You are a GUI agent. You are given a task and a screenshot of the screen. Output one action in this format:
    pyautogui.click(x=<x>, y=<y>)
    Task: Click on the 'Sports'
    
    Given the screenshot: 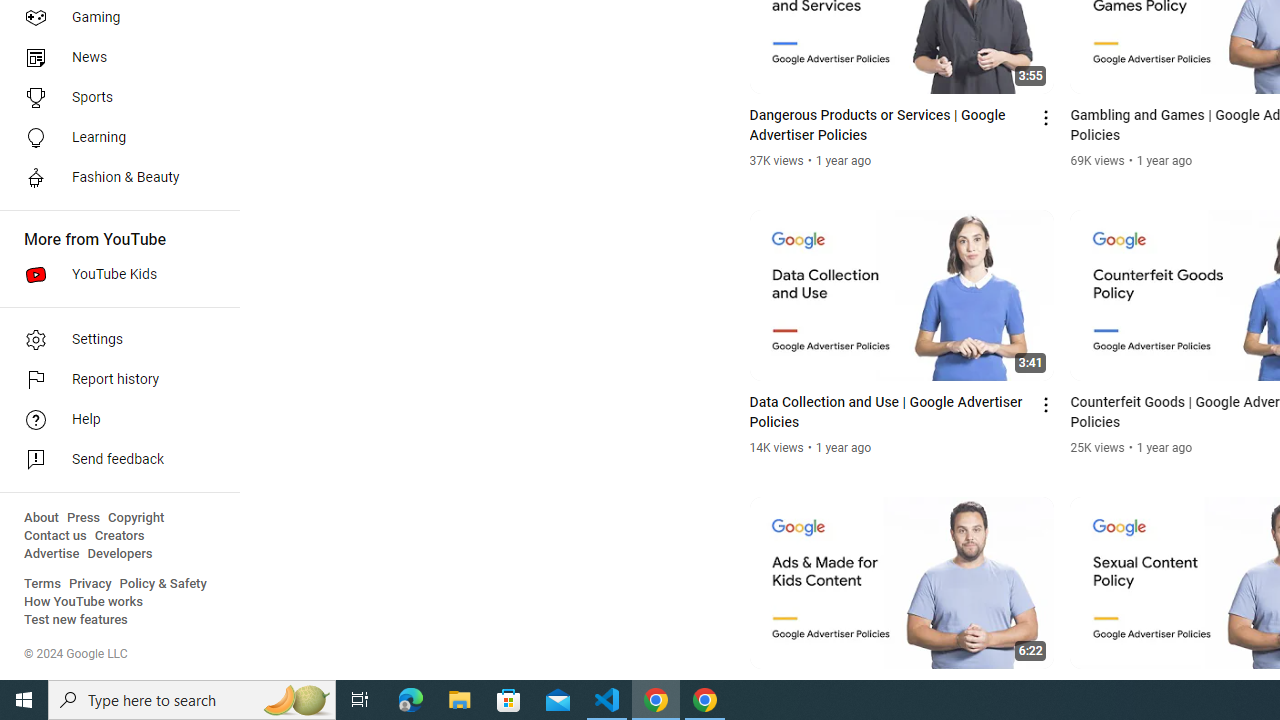 What is the action you would take?
    pyautogui.click(x=112, y=97)
    